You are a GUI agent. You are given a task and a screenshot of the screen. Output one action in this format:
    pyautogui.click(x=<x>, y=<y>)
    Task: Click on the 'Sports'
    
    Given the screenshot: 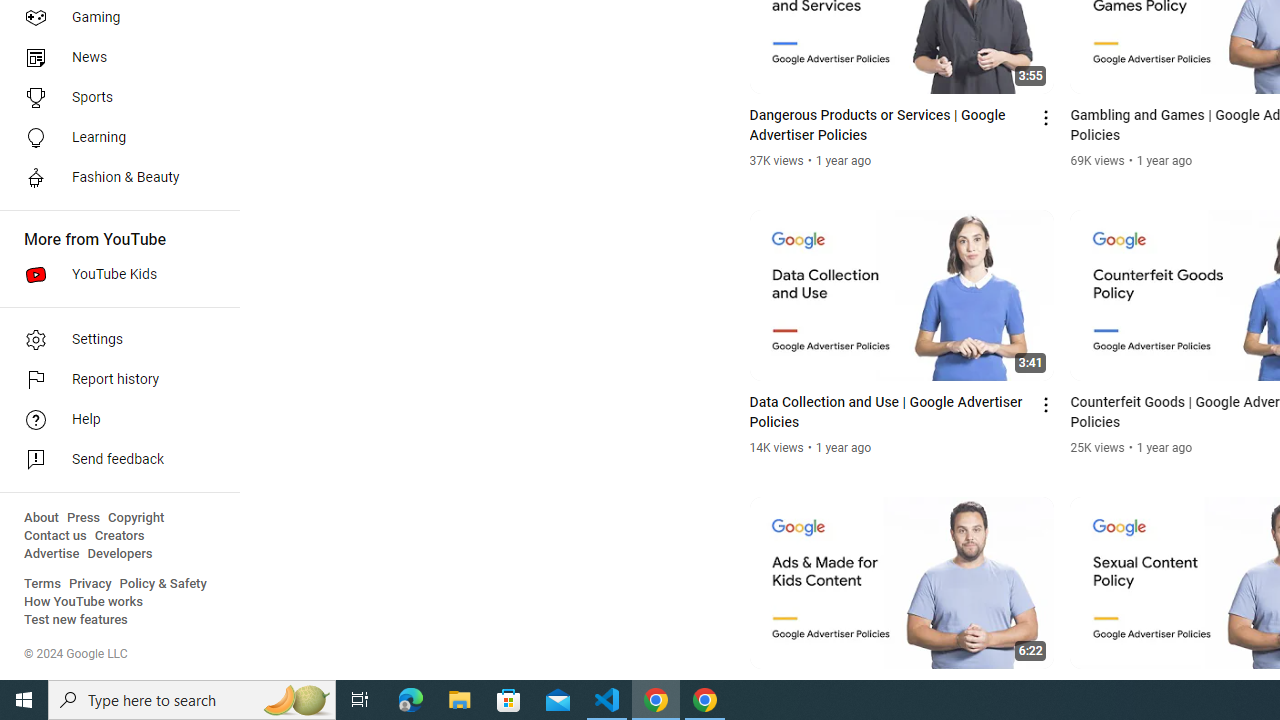 What is the action you would take?
    pyautogui.click(x=112, y=97)
    